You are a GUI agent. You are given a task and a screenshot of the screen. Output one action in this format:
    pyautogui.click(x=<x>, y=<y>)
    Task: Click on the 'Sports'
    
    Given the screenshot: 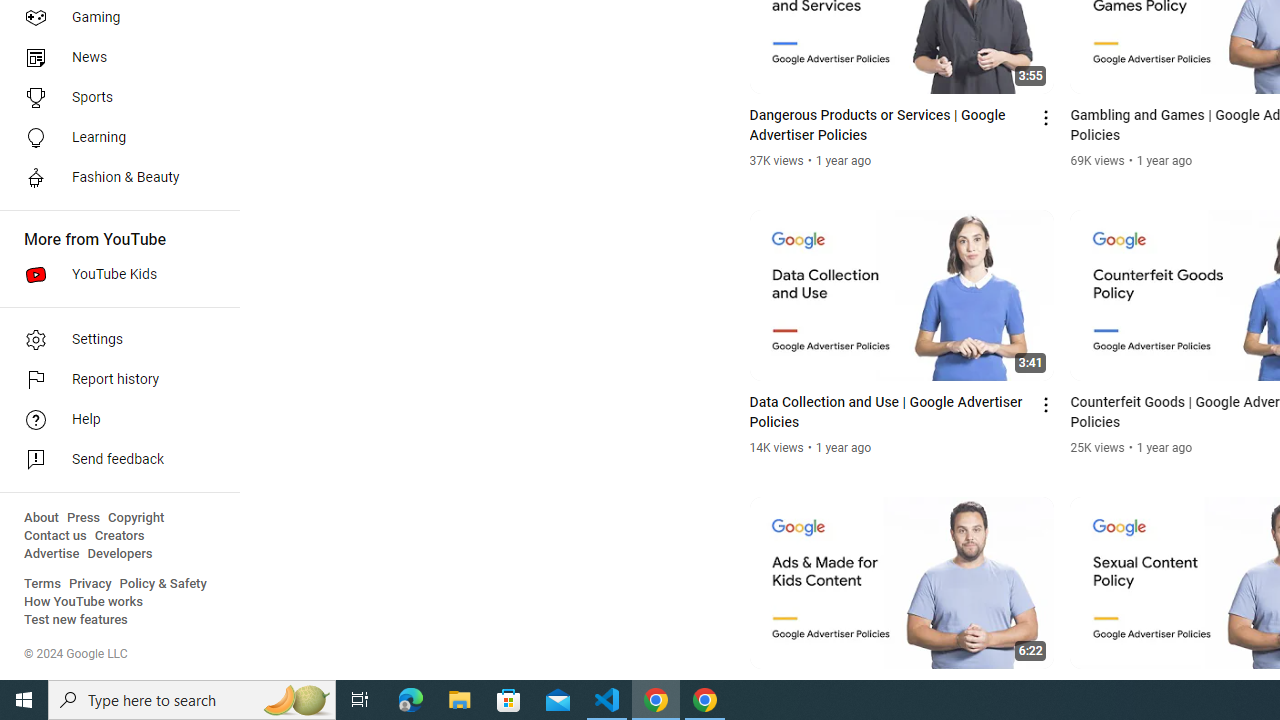 What is the action you would take?
    pyautogui.click(x=112, y=97)
    